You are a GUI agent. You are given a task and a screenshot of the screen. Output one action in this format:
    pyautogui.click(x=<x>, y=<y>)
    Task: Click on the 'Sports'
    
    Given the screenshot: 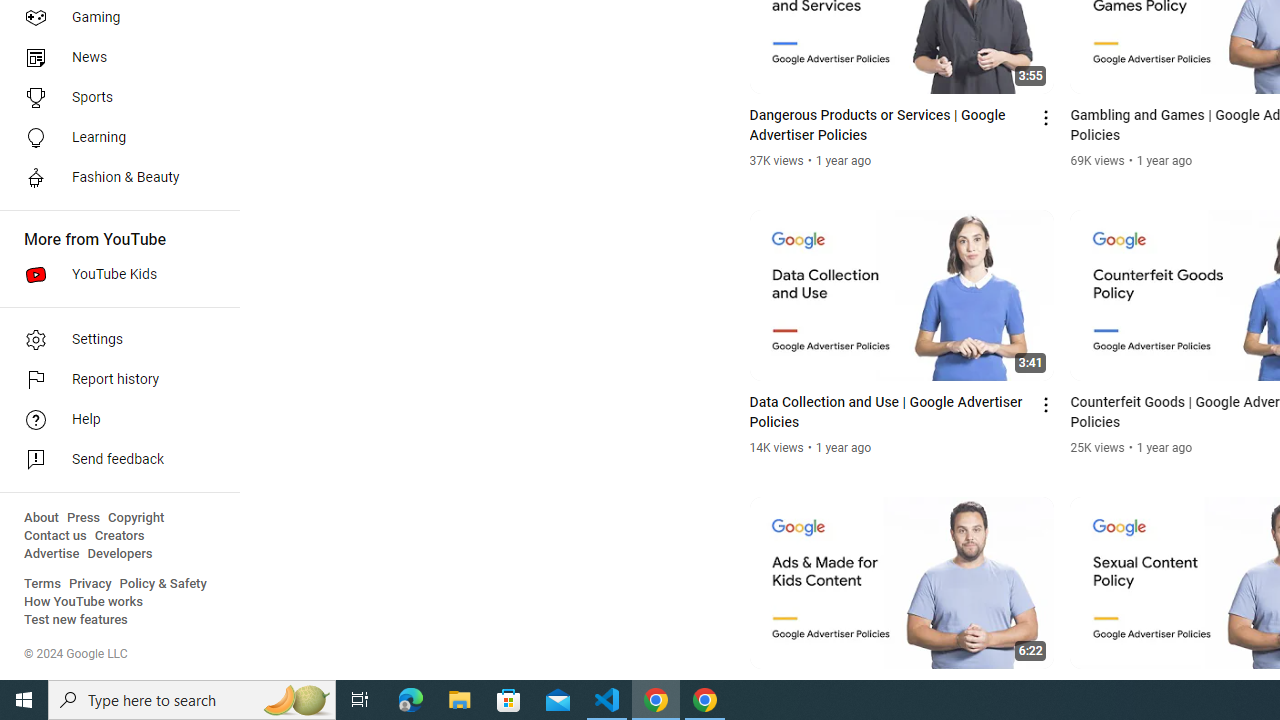 What is the action you would take?
    pyautogui.click(x=112, y=97)
    